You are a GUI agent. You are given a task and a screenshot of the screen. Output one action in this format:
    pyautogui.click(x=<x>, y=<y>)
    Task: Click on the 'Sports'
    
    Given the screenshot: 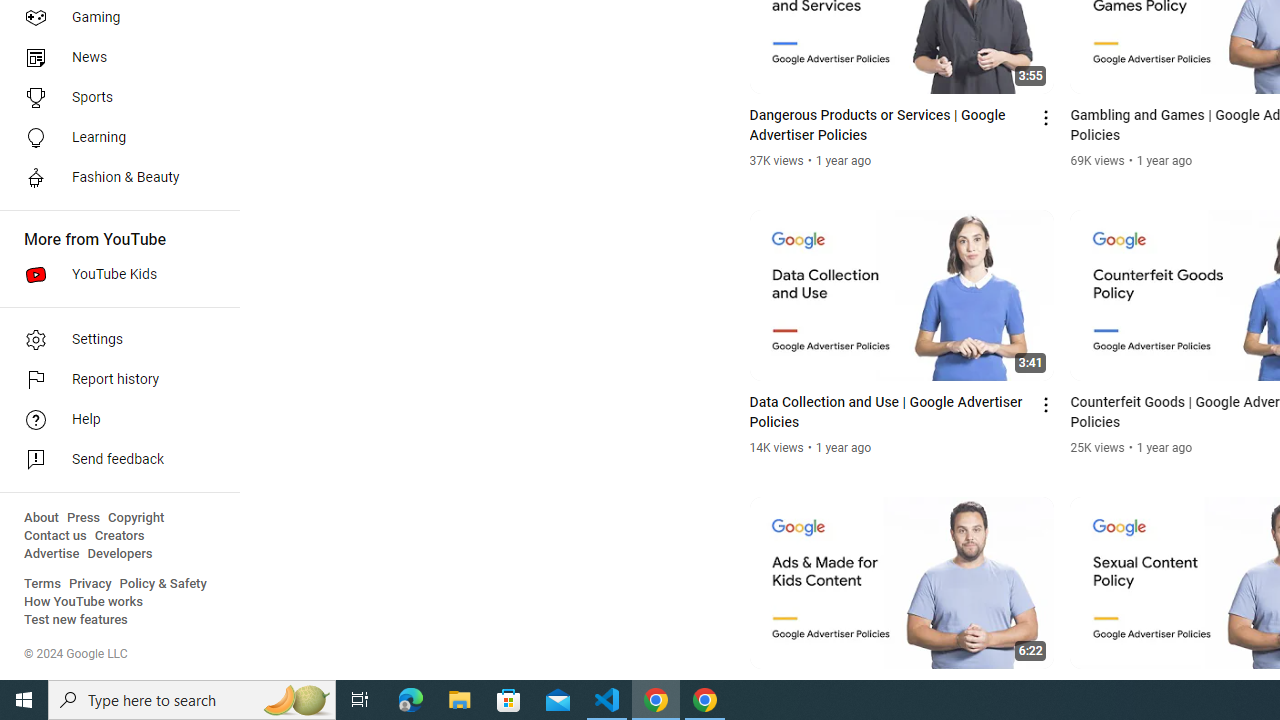 What is the action you would take?
    pyautogui.click(x=112, y=97)
    